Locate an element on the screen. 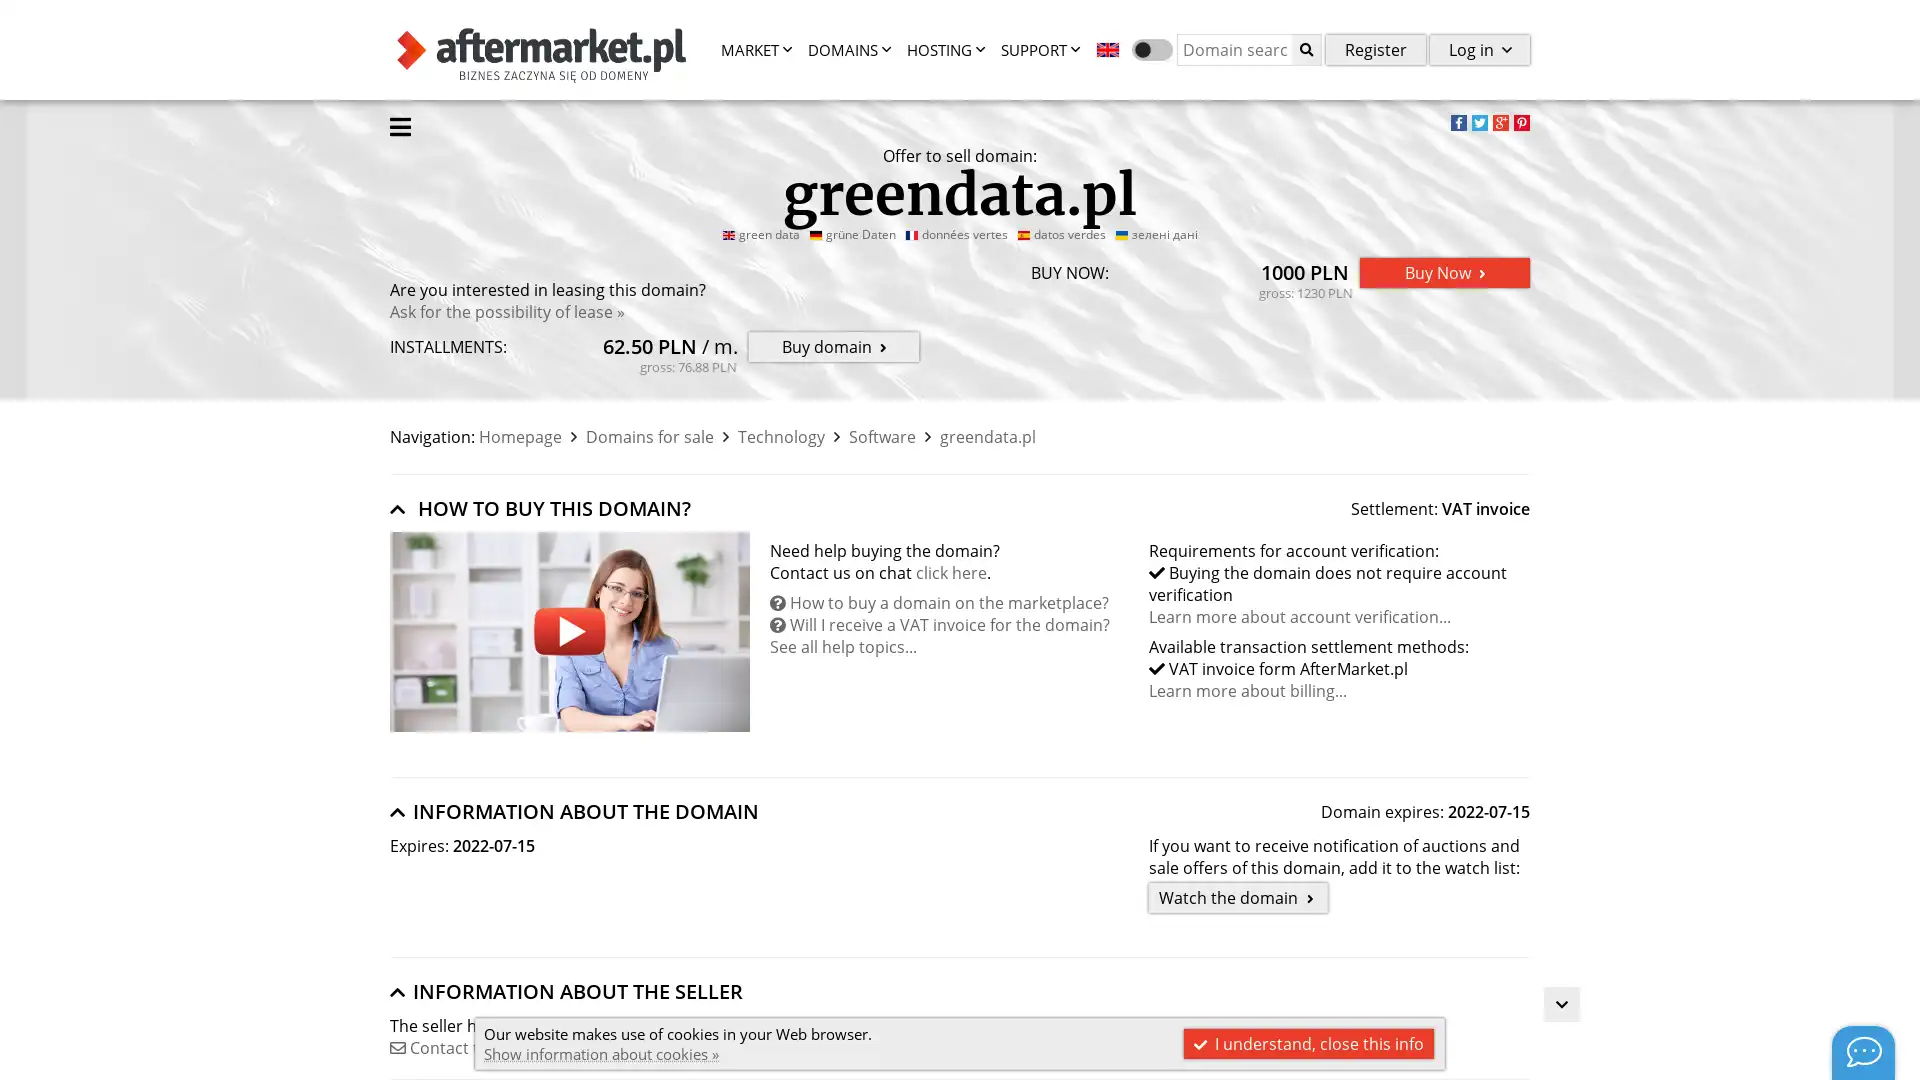  Buy Now is located at coordinates (1444, 273).